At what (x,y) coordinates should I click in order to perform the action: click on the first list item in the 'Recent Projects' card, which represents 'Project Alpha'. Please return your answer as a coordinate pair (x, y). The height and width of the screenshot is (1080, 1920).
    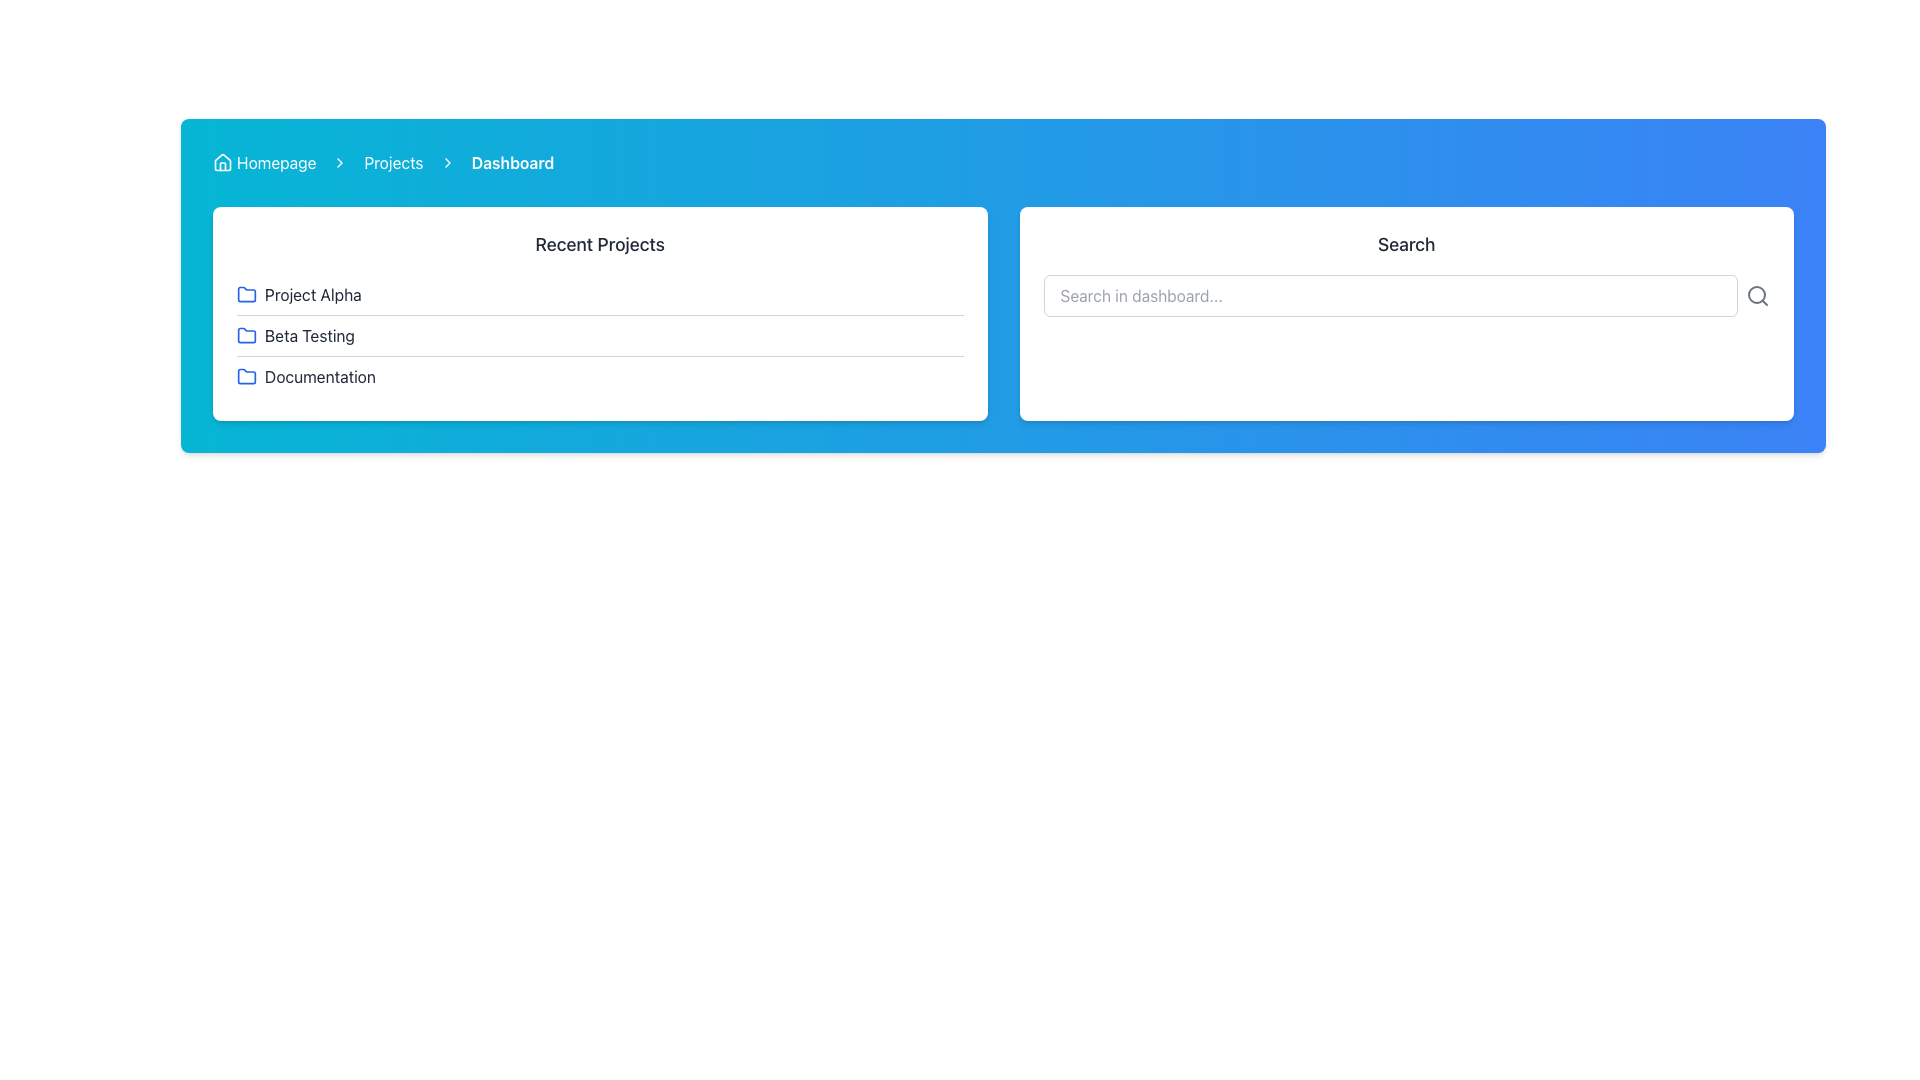
    Looking at the image, I should click on (599, 294).